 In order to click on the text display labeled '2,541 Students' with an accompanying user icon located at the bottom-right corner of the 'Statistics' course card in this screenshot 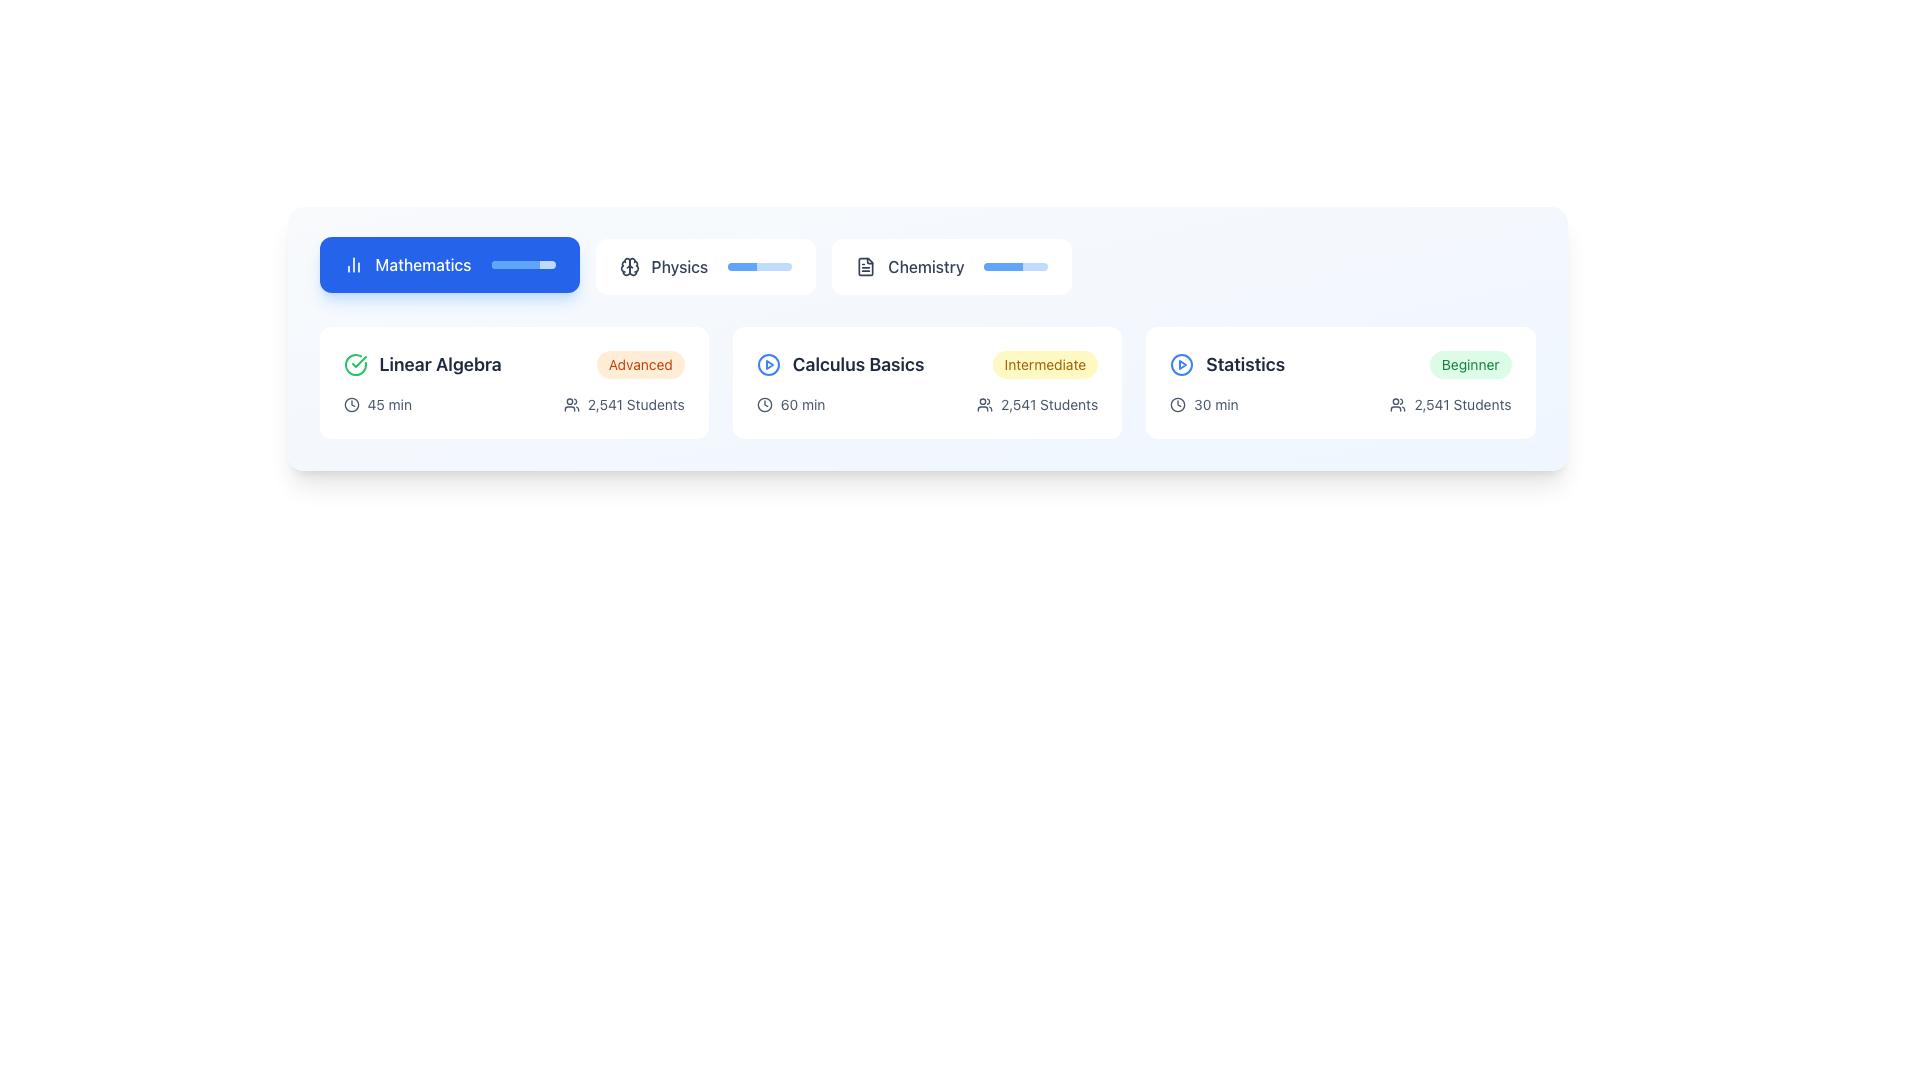, I will do `click(1450, 405)`.